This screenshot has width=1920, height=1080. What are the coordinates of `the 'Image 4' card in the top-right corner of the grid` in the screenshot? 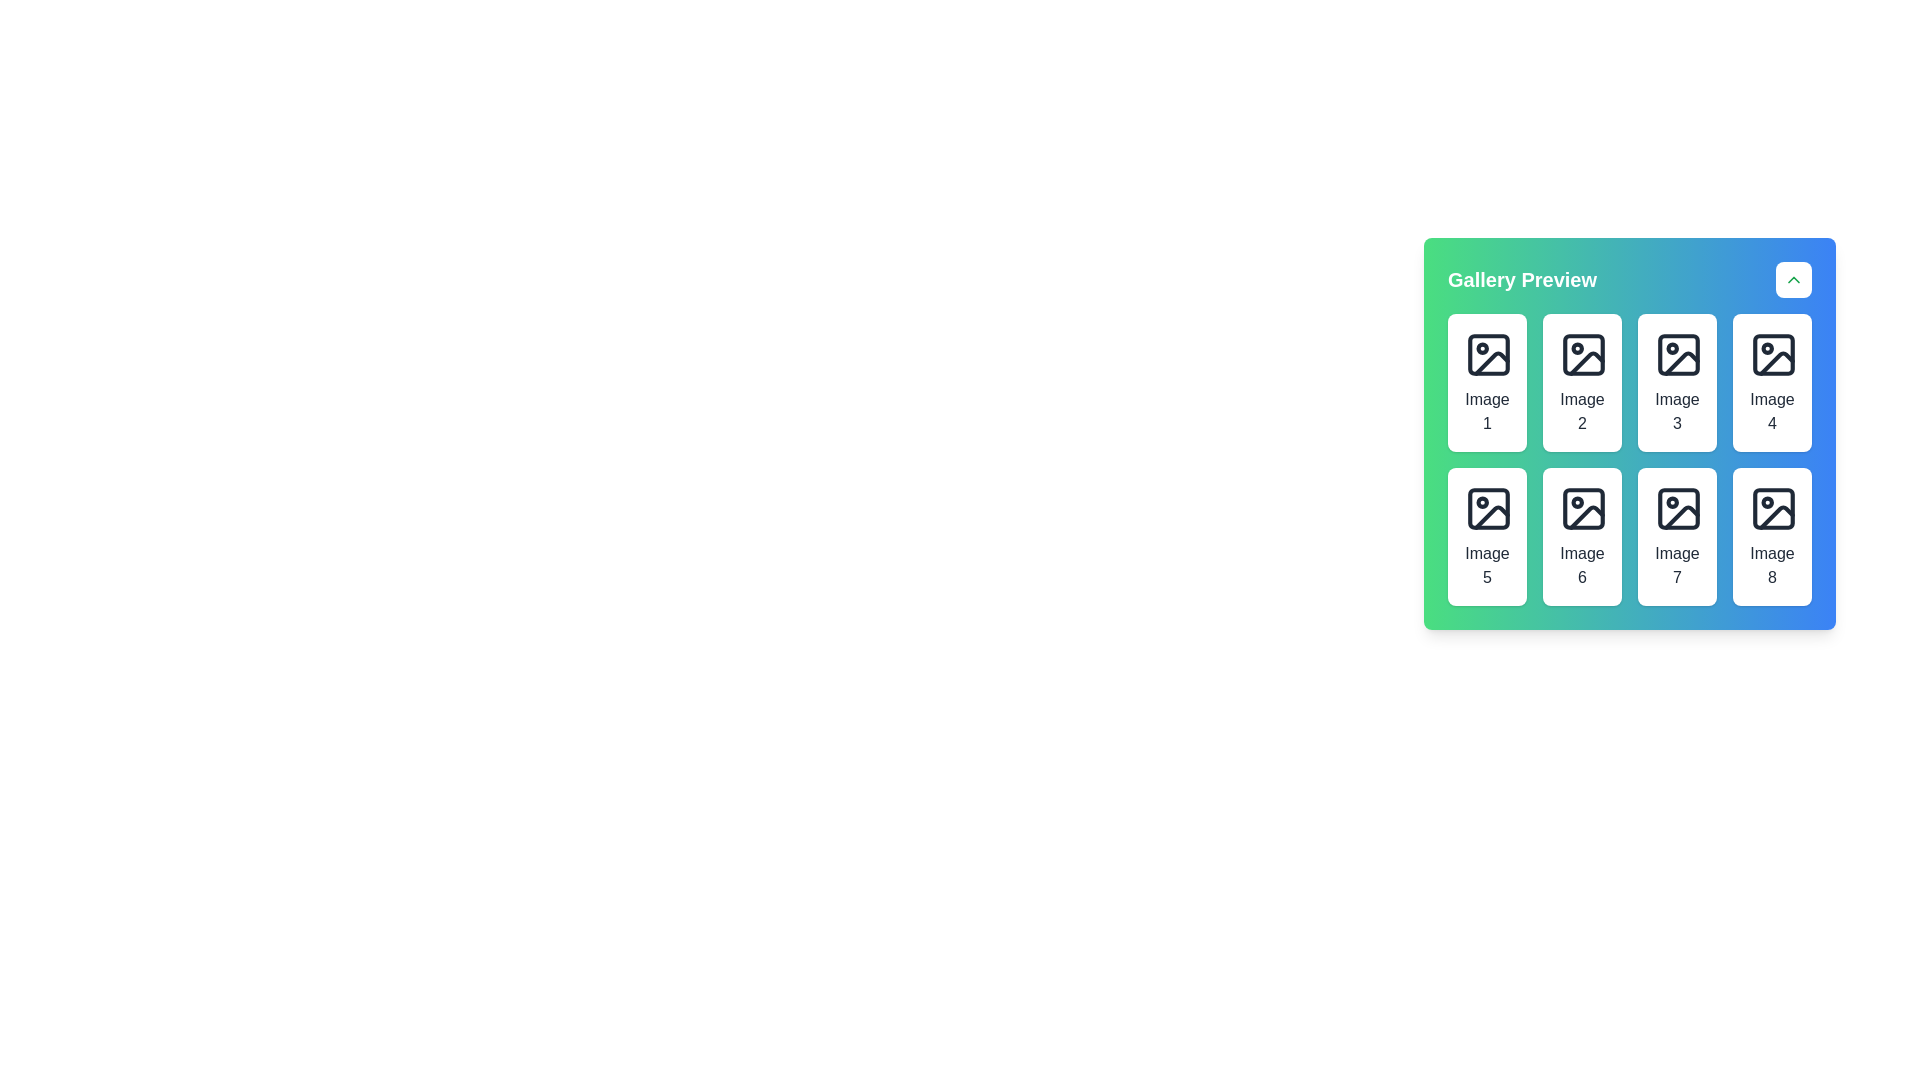 It's located at (1772, 382).